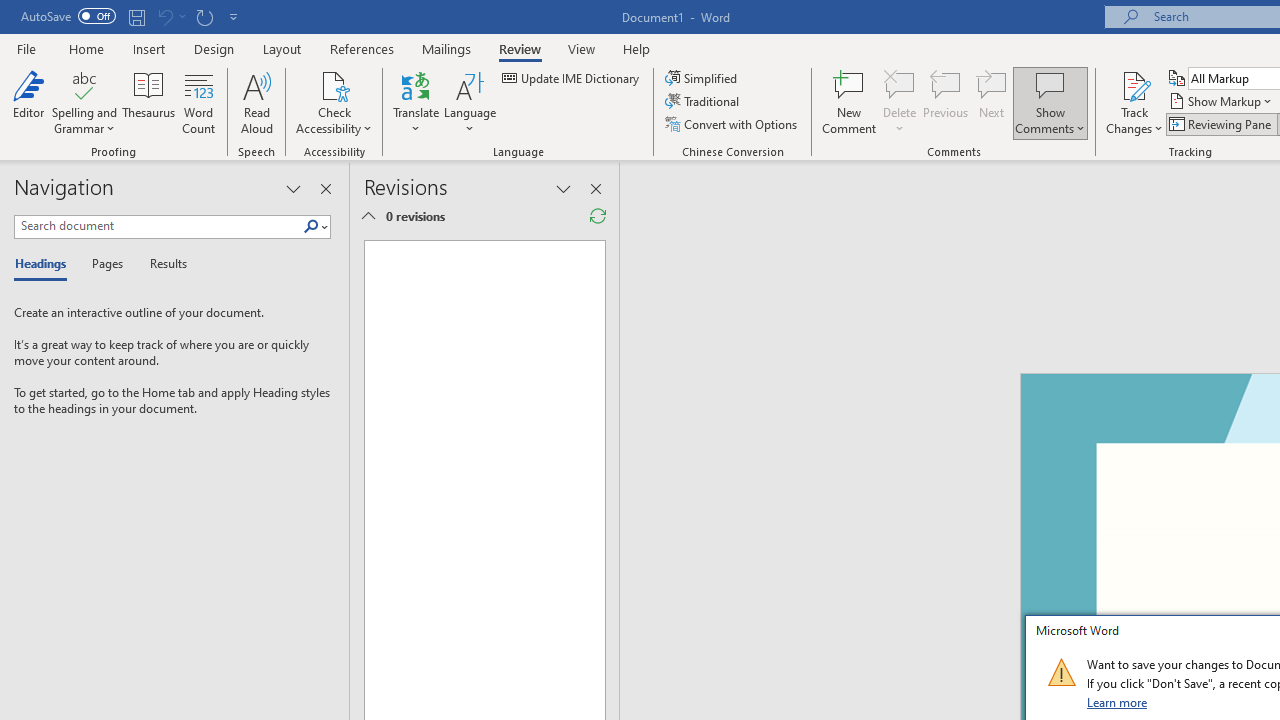  What do you see at coordinates (446, 48) in the screenshot?
I see `'Mailings'` at bounding box center [446, 48].